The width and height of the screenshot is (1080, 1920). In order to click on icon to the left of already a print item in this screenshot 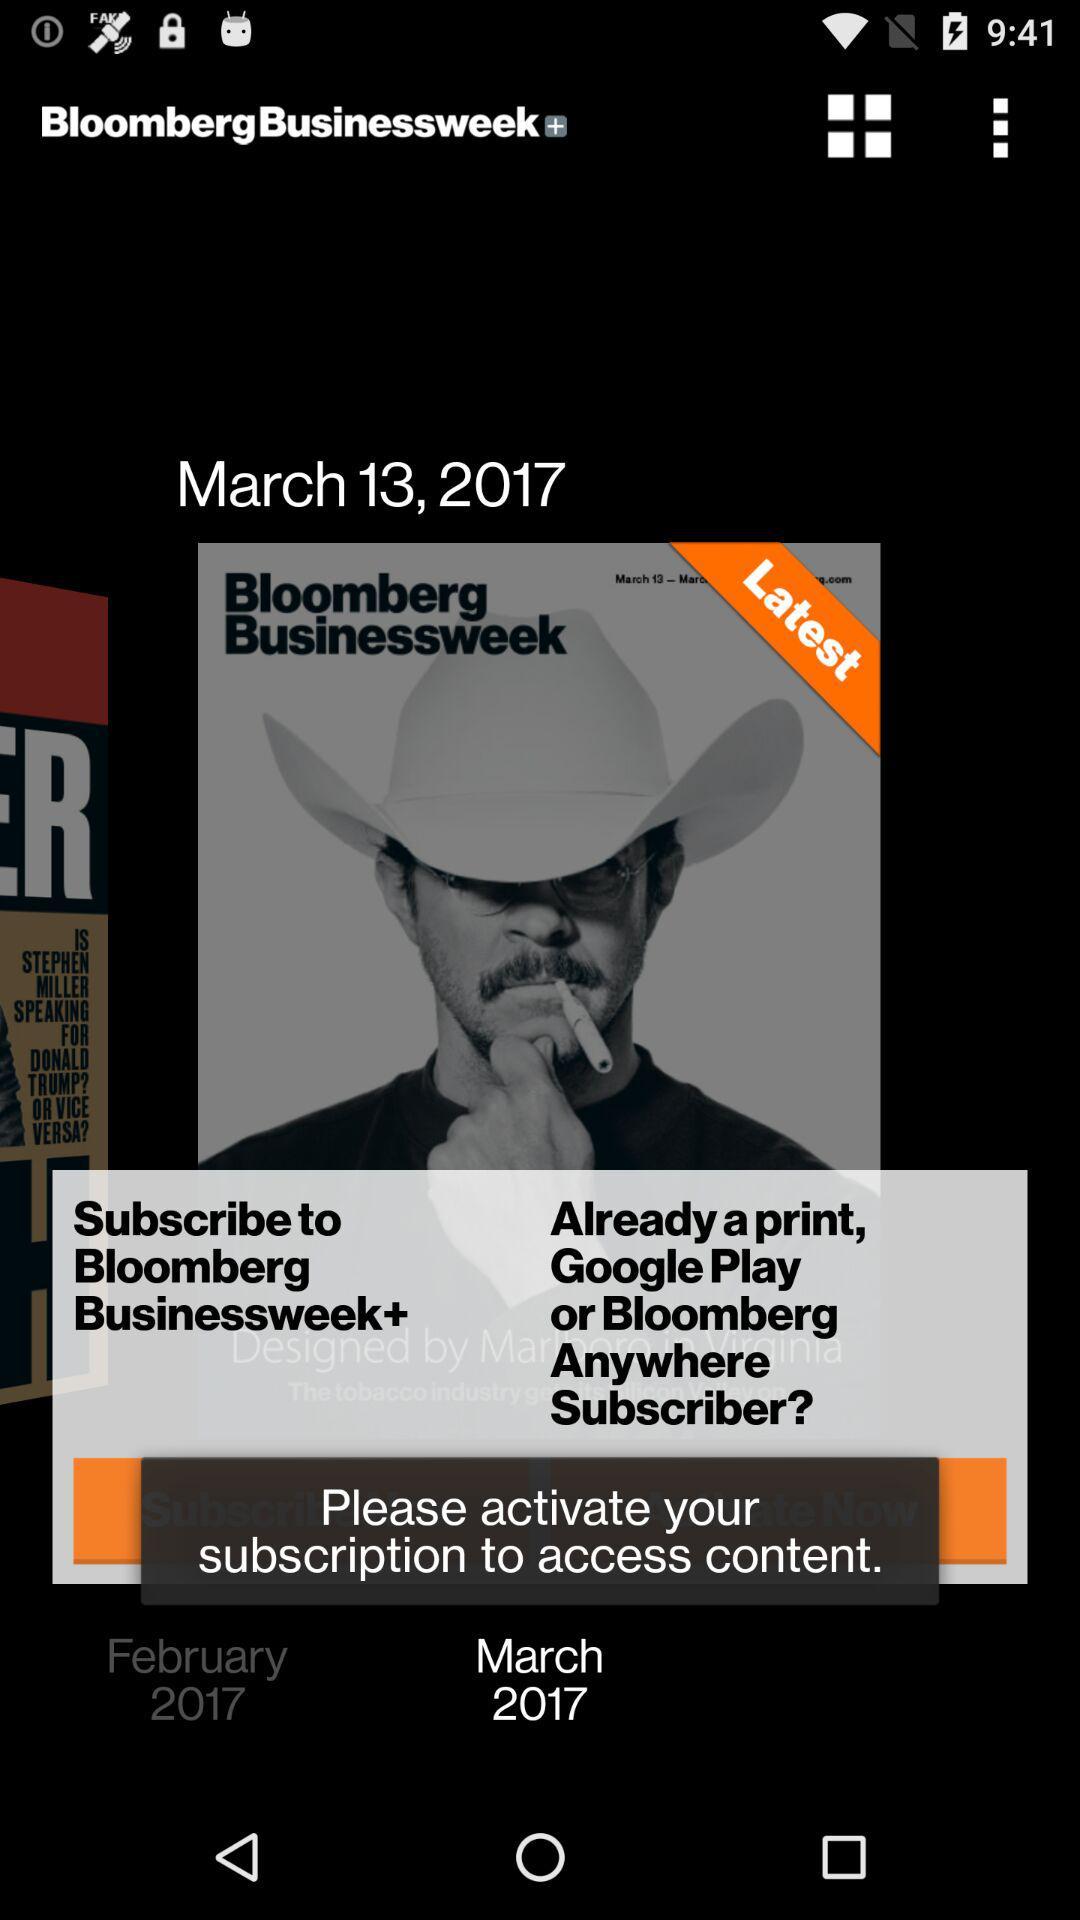, I will do `click(301, 1510)`.